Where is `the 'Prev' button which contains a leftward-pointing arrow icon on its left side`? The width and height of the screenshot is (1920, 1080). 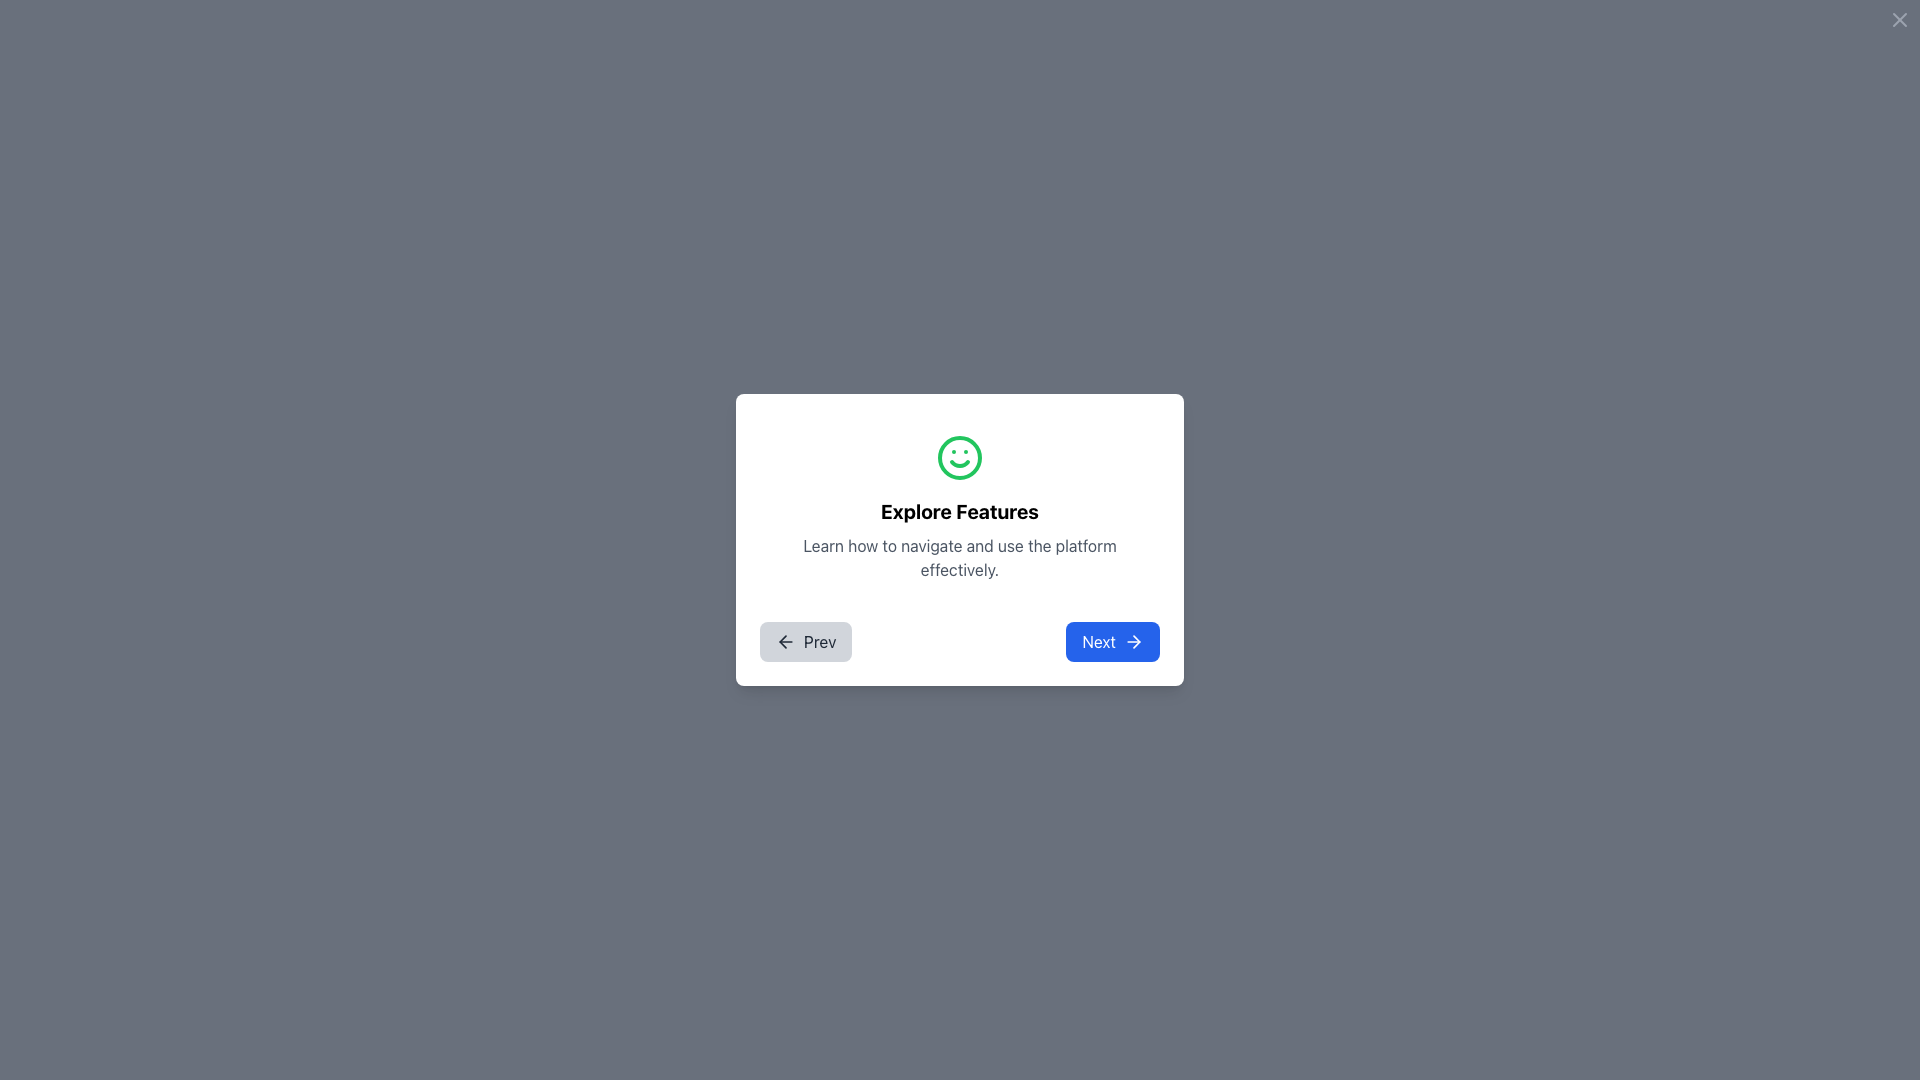
the 'Prev' button which contains a leftward-pointing arrow icon on its left side is located at coordinates (785, 641).